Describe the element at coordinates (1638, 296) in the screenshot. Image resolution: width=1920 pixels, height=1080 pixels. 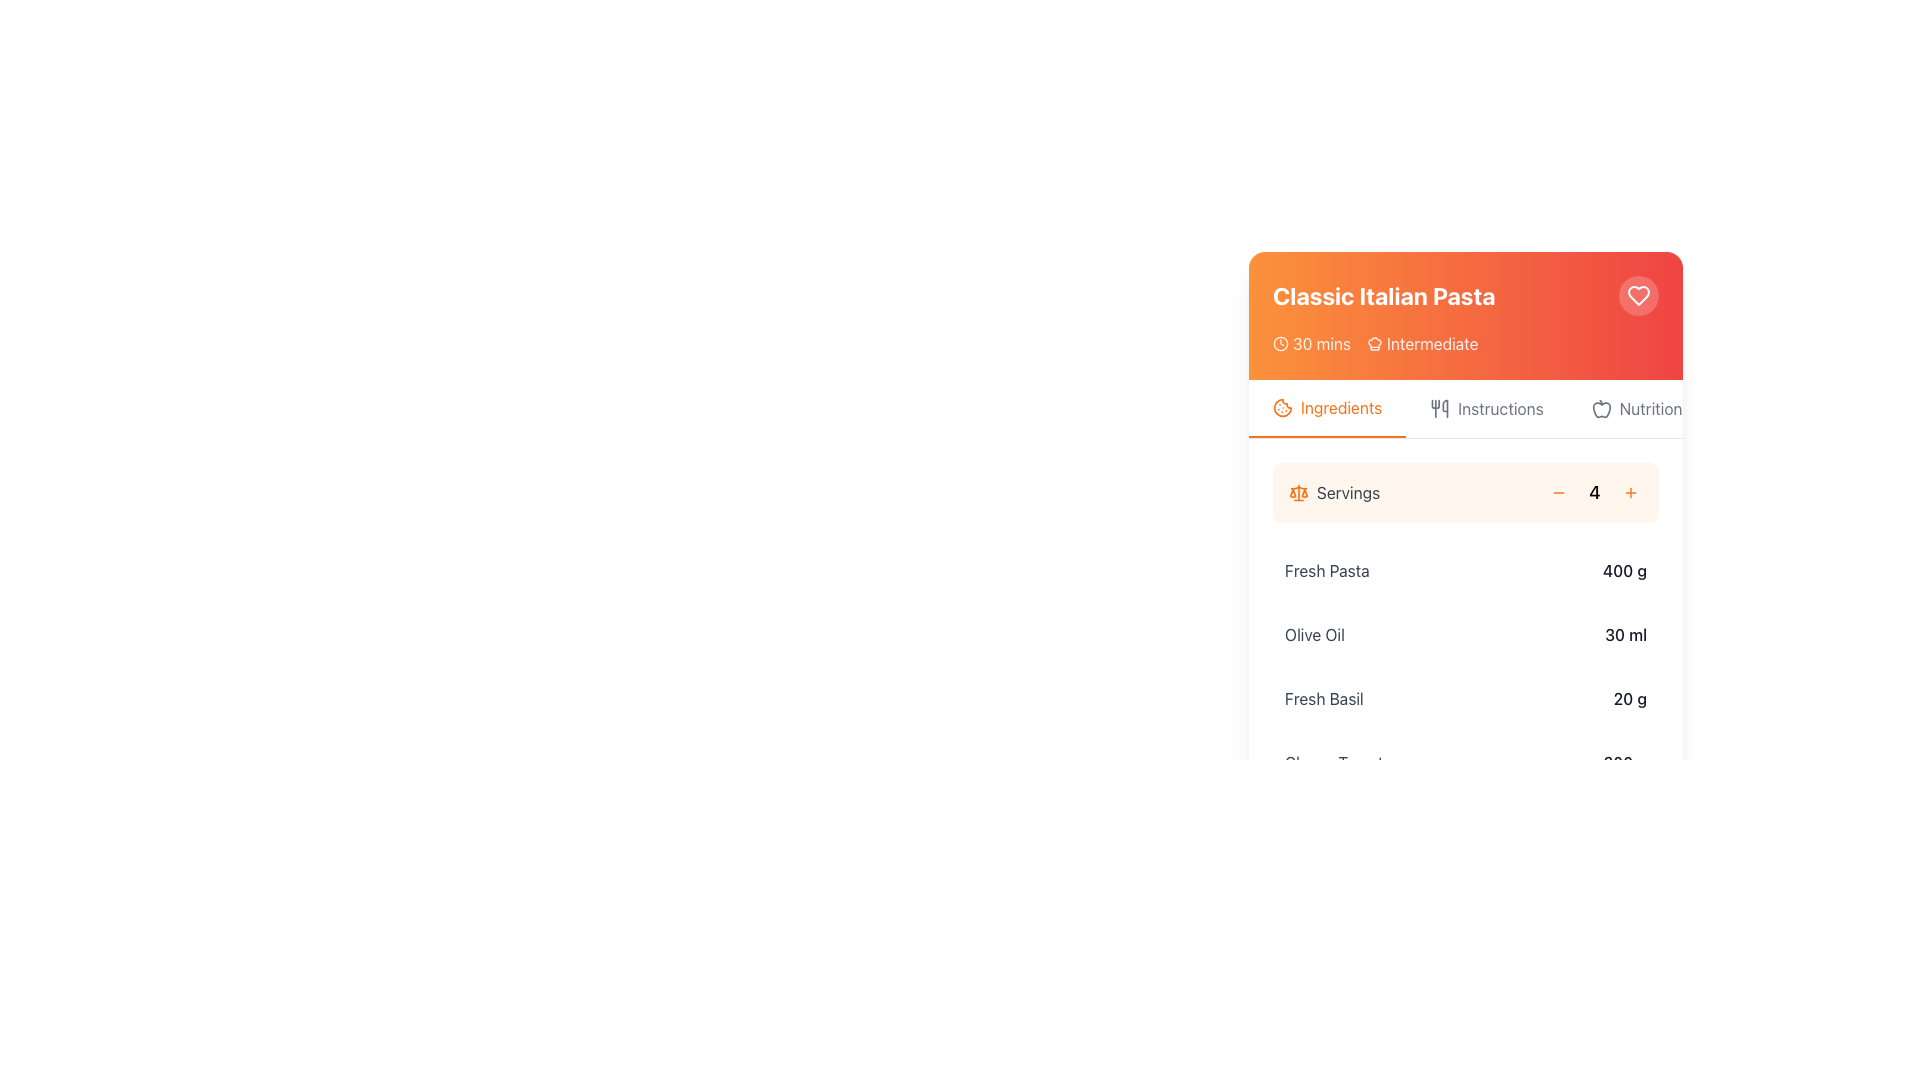
I see `the favorite button located to the far-right of the header section titled 'Classic Italian Pasta' to mark the associated item as favorite` at that location.